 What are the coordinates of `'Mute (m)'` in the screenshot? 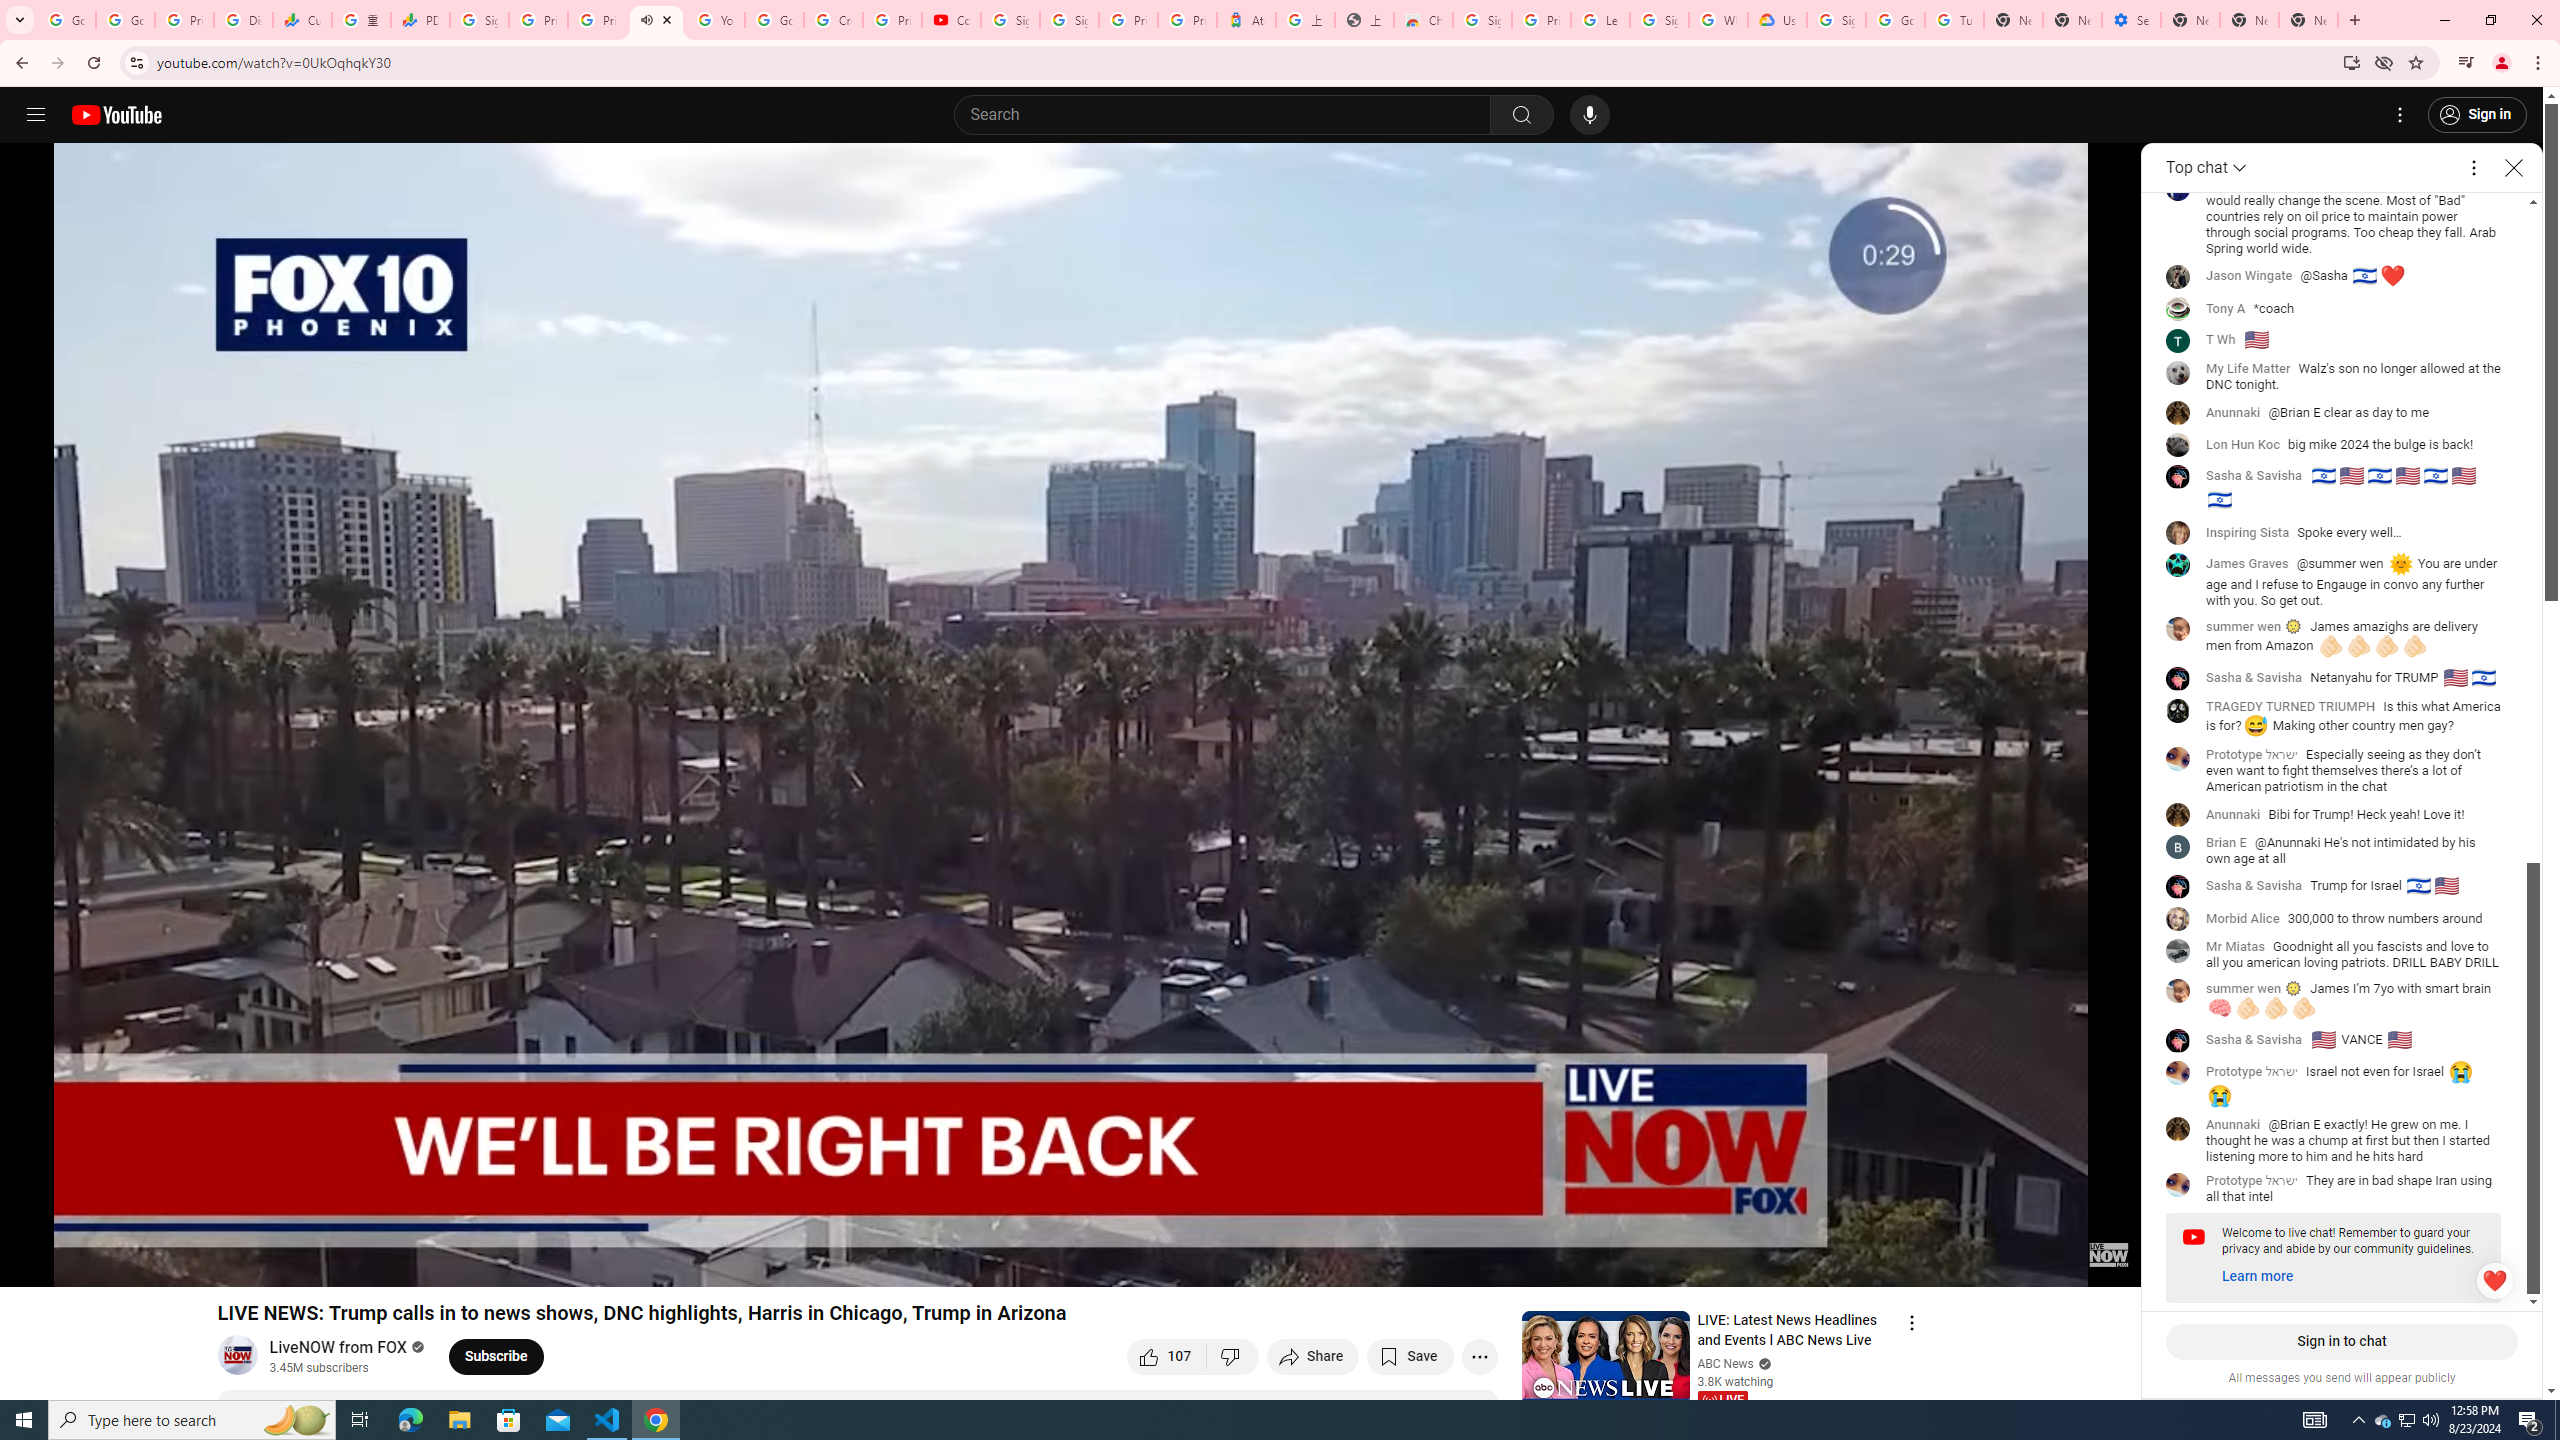 It's located at (129, 1261).